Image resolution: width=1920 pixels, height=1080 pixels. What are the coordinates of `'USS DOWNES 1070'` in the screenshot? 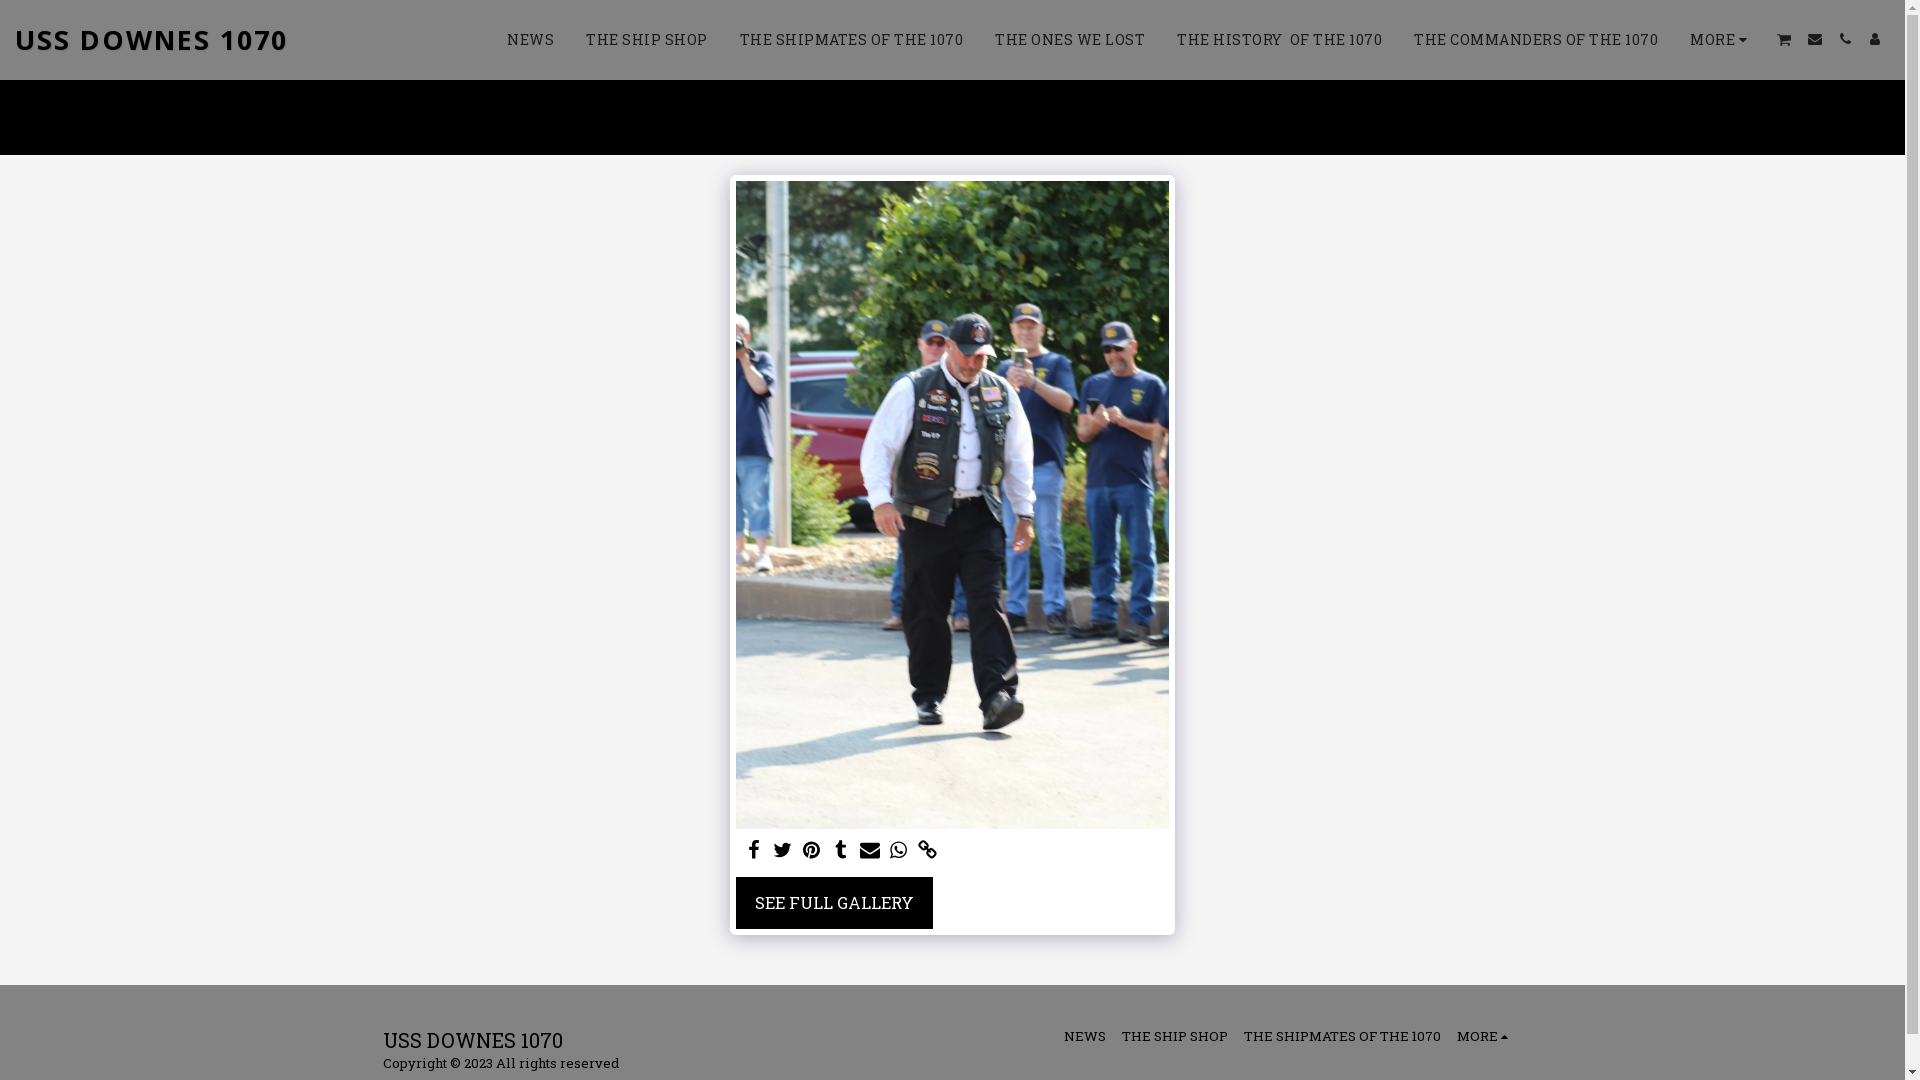 It's located at (150, 39).